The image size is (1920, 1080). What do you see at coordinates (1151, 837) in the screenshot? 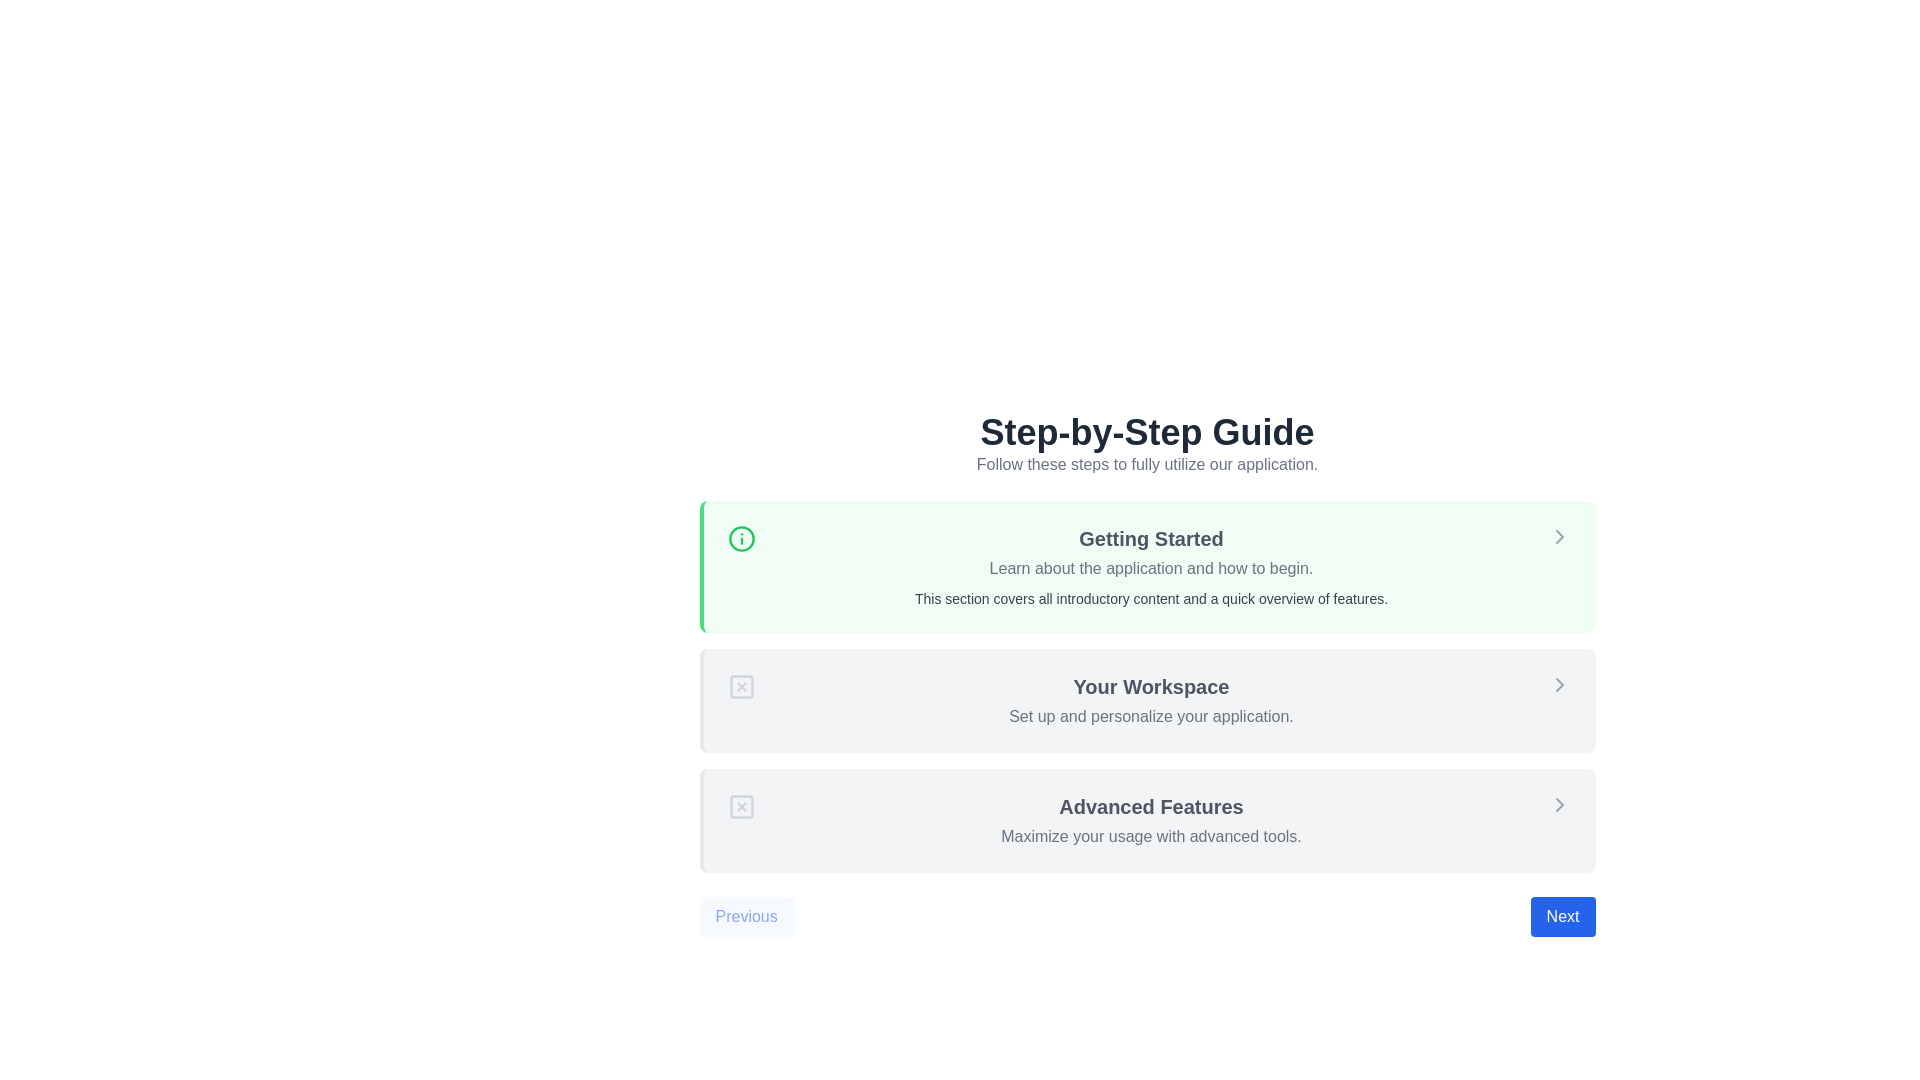
I see `the static text providing an explanatory description for the 'Advanced Features' section, located directly beneath the heading 'Advanced Features'` at bounding box center [1151, 837].